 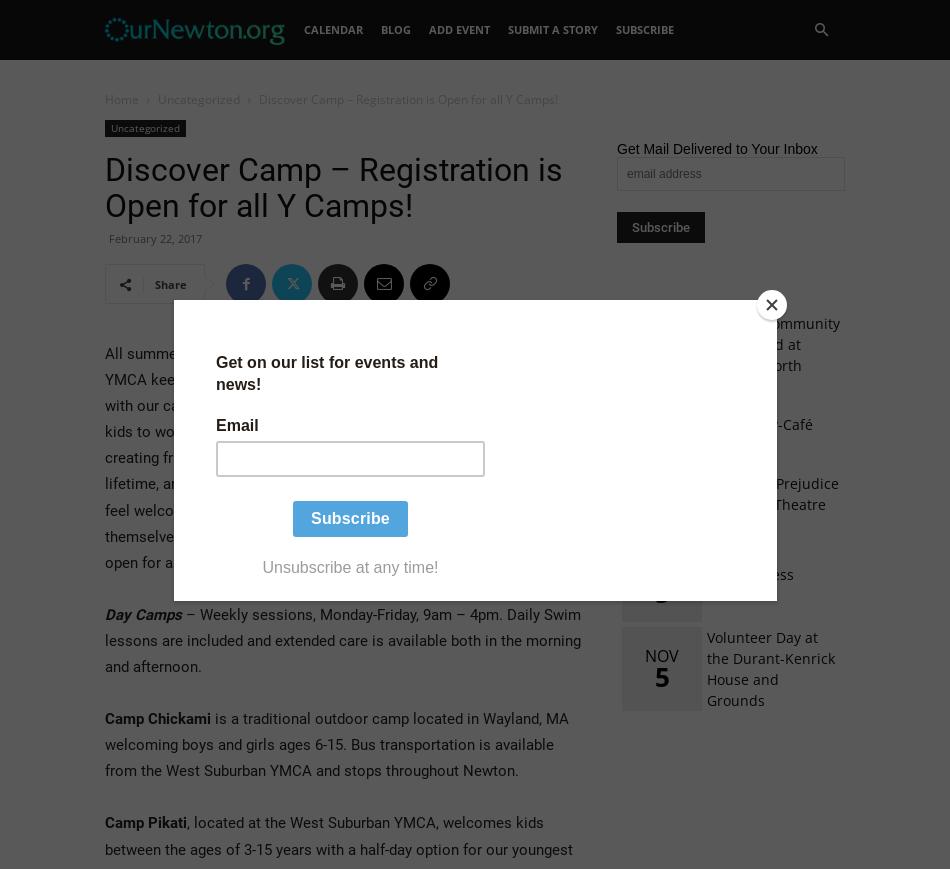 What do you see at coordinates (342, 640) in the screenshot?
I see `'– Weekly sessions, Monday-Friday, 9am – 4pm. Daily Swim lessons are included and extended care is available both in the morning and afternoon.'` at bounding box center [342, 640].